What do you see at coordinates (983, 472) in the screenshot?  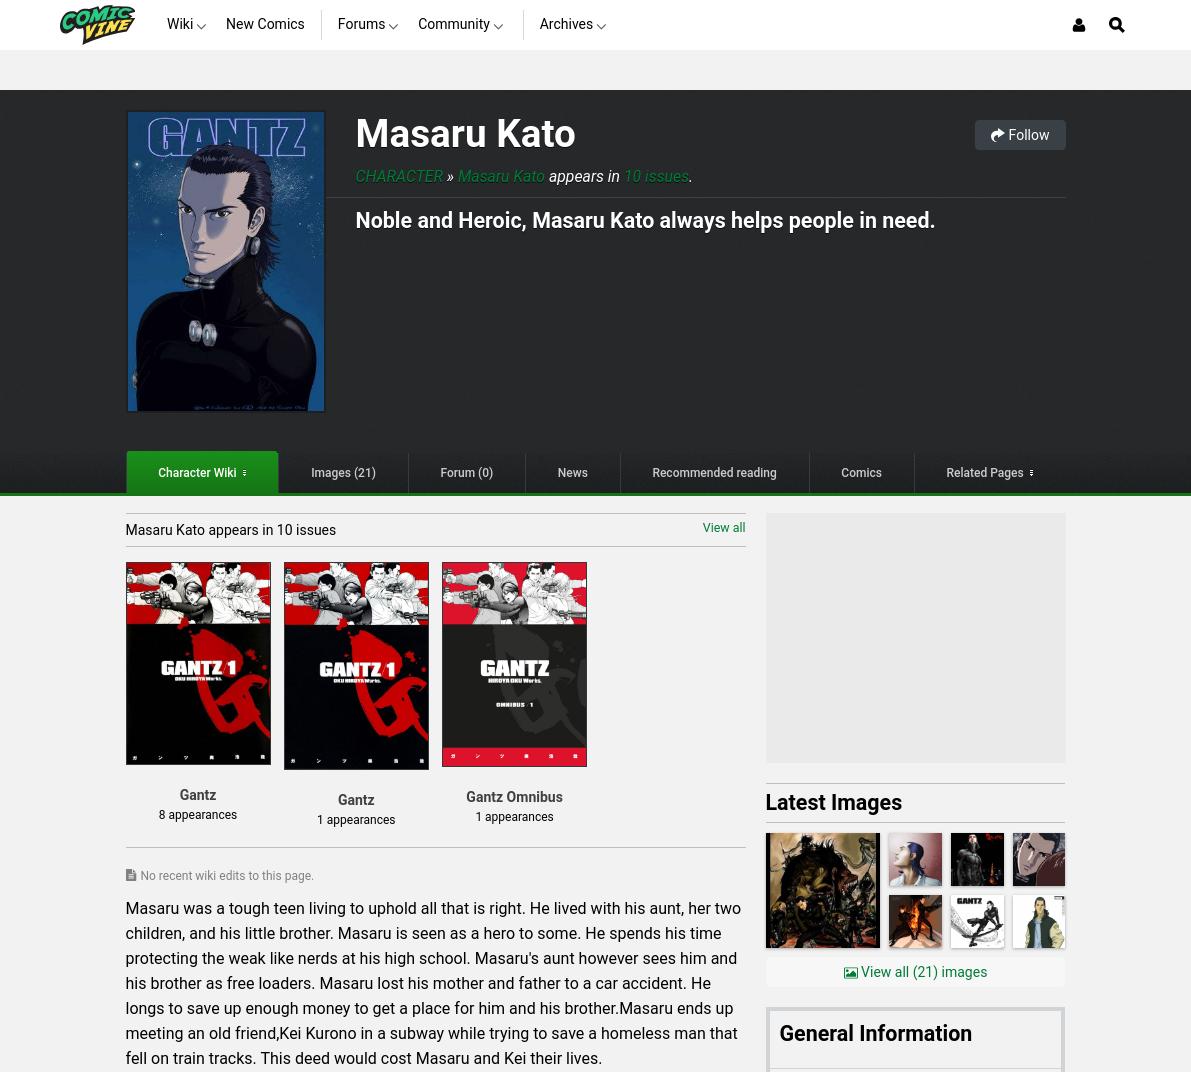 I see `'Related Pages'` at bounding box center [983, 472].